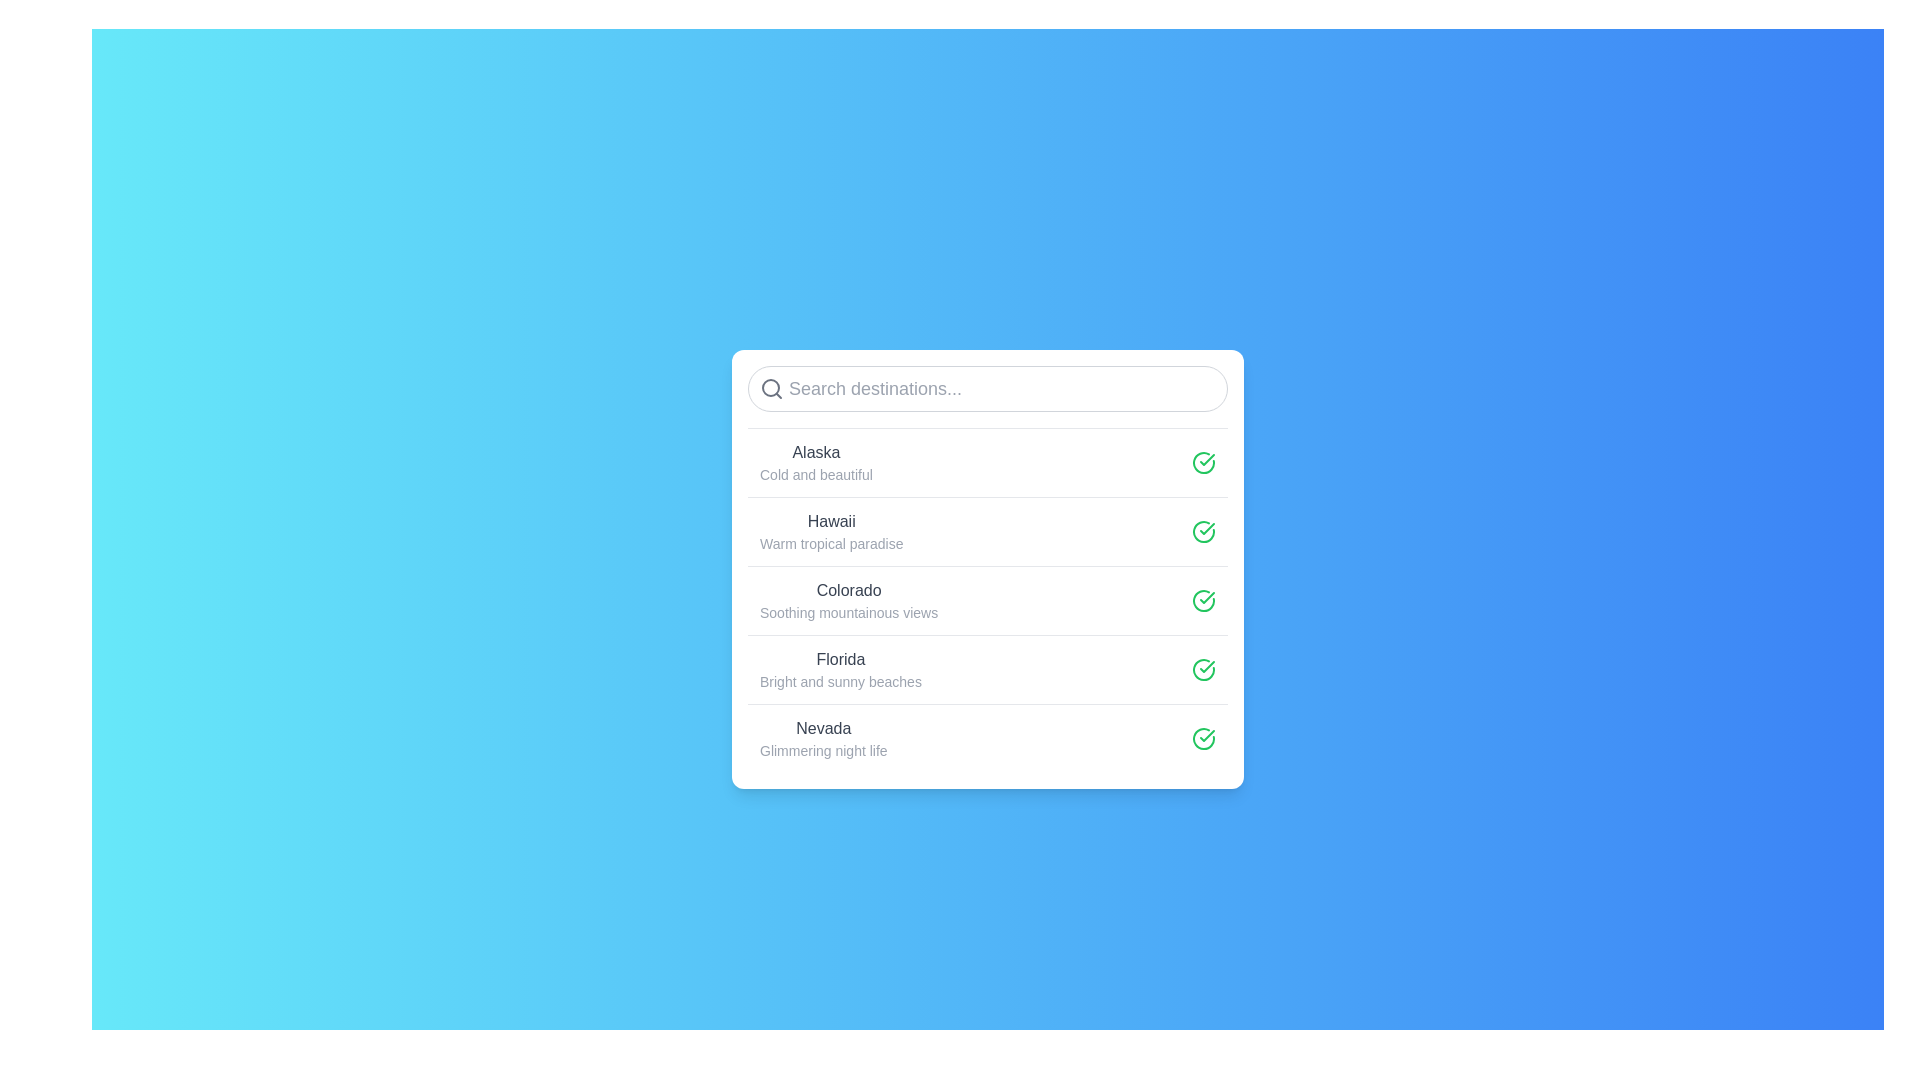 The image size is (1920, 1080). Describe the element at coordinates (988, 599) in the screenshot. I see `the list item with the title 'Colorado' and subtitle 'Soothing mountainous views'` at that location.